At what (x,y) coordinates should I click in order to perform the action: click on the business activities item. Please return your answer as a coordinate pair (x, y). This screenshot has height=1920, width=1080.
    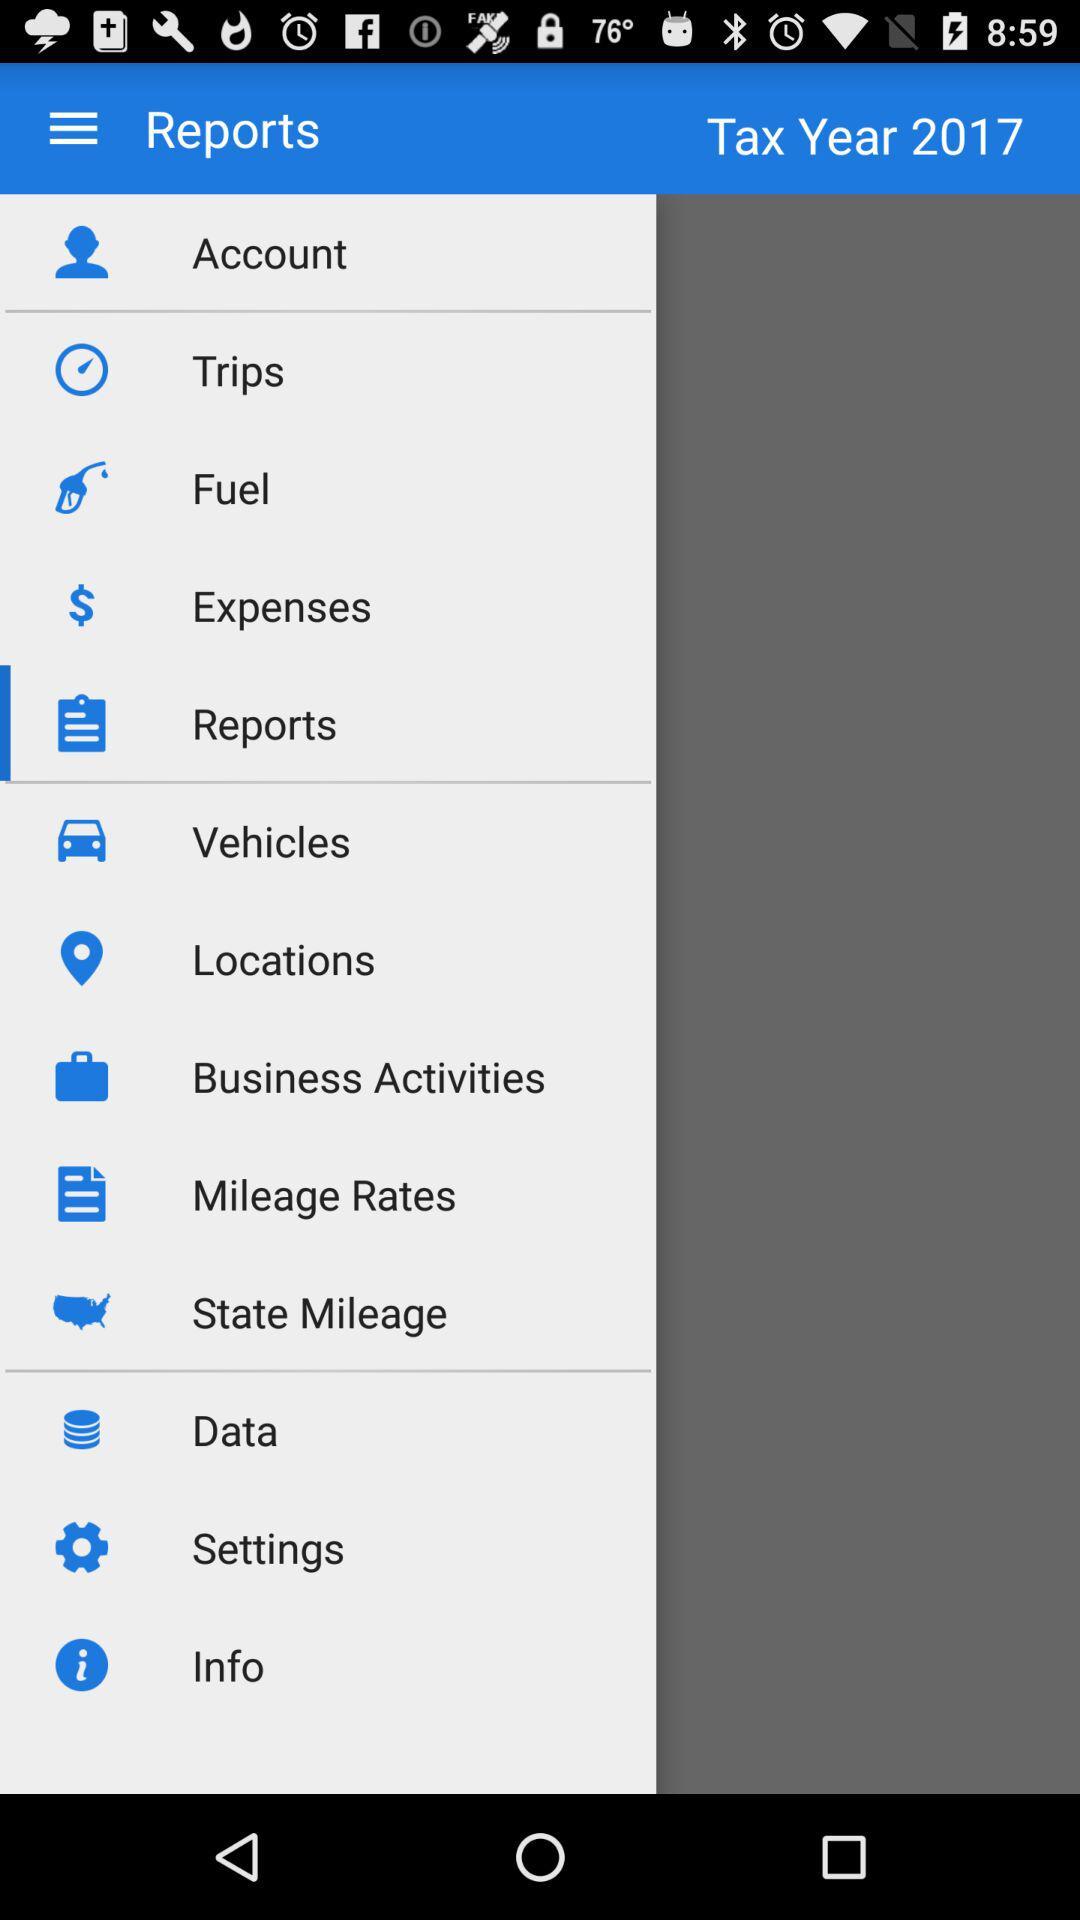
    Looking at the image, I should click on (369, 1075).